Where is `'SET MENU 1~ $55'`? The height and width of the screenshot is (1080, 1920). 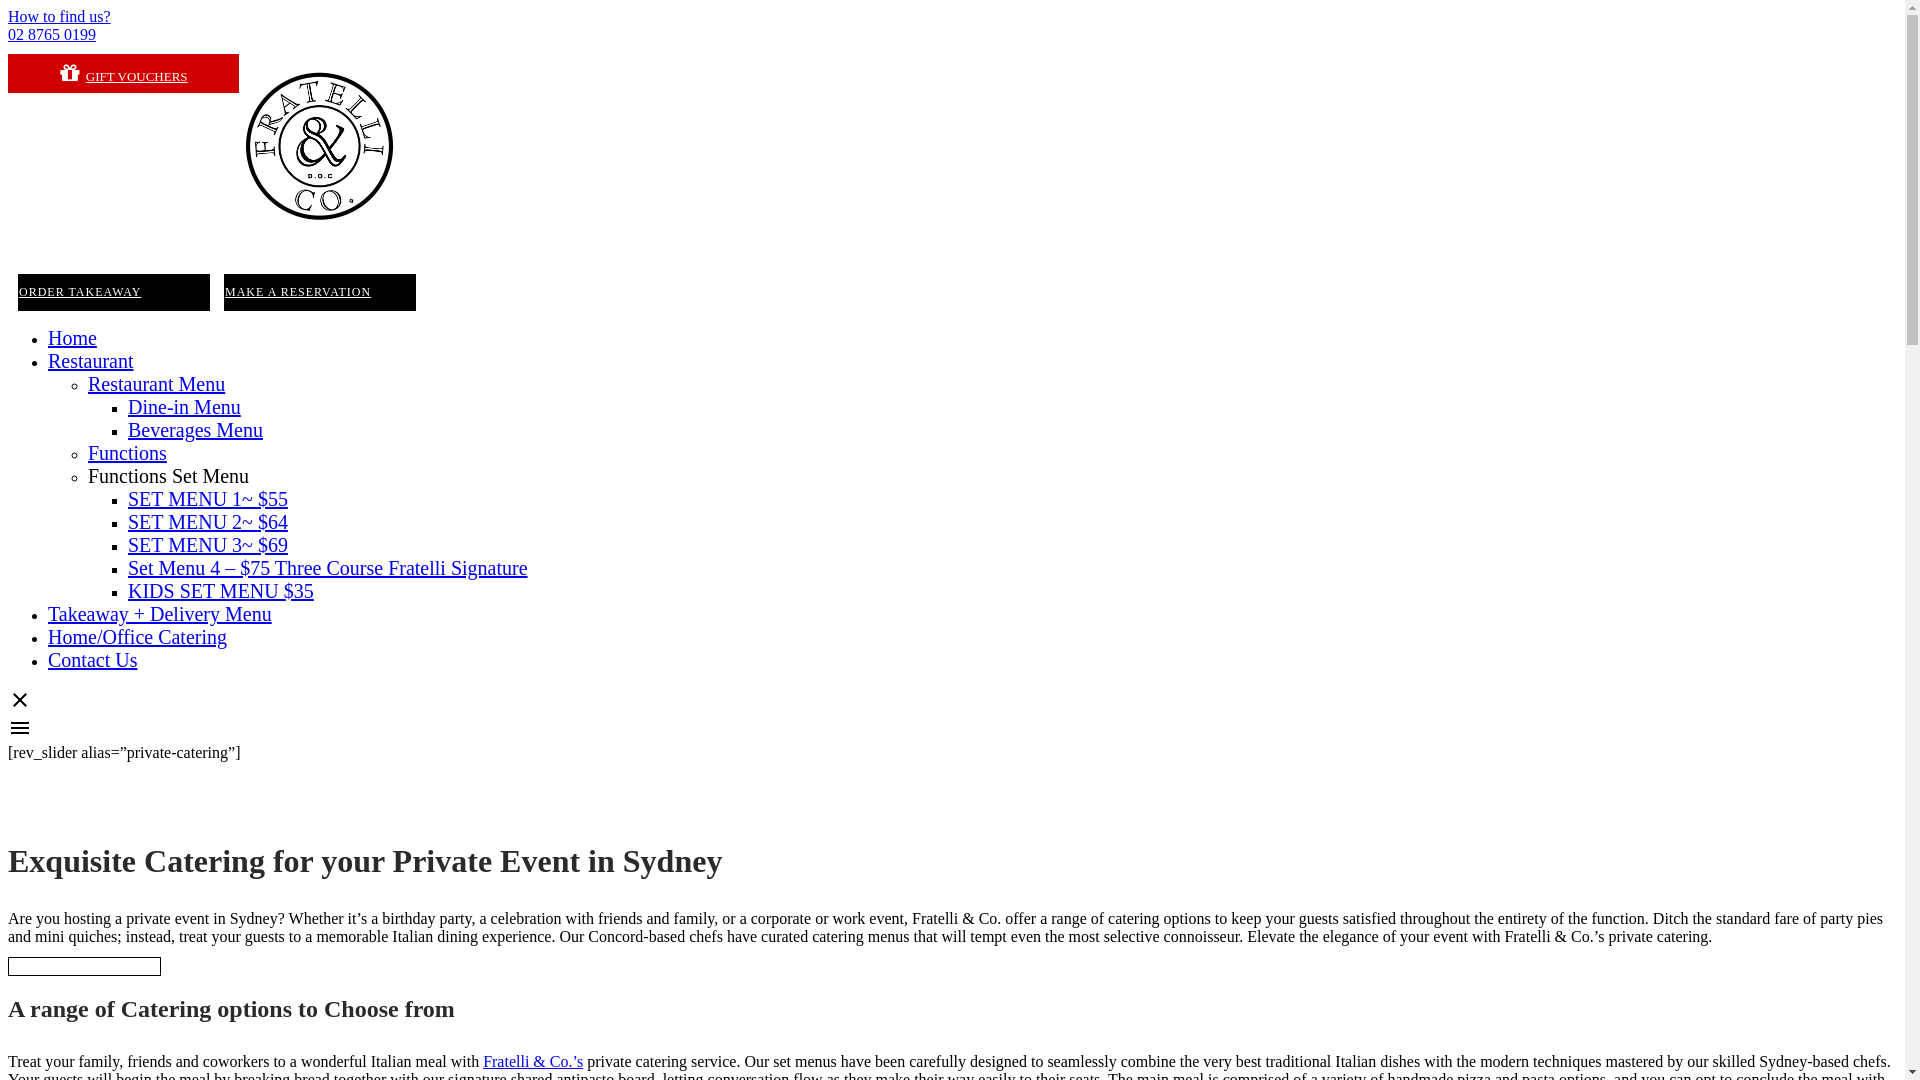
'SET MENU 1~ $55' is located at coordinates (127, 497).